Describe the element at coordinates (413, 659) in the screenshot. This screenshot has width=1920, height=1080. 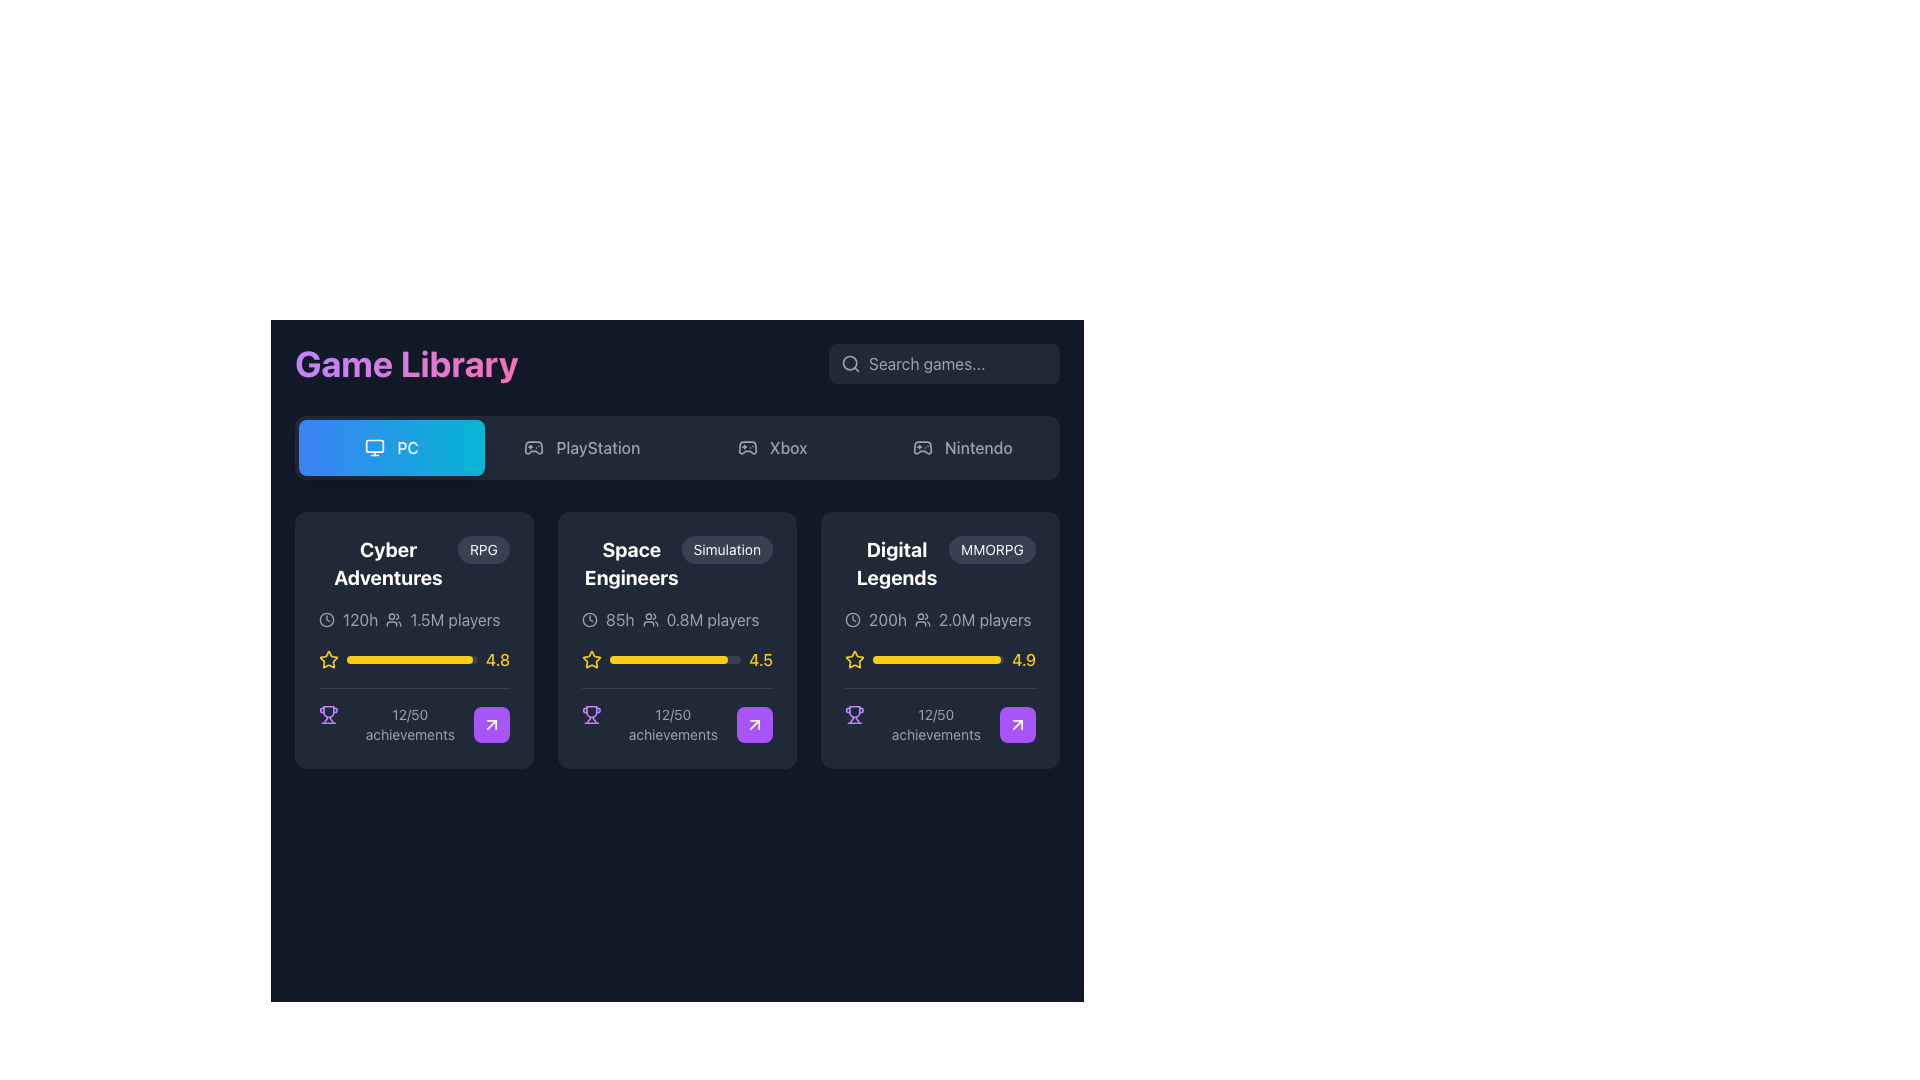
I see `the star icon of the Rating display located in the 'Cyber Adventures' card in the 'Game Library' interface, which shows a high rating of '4.8'` at that location.